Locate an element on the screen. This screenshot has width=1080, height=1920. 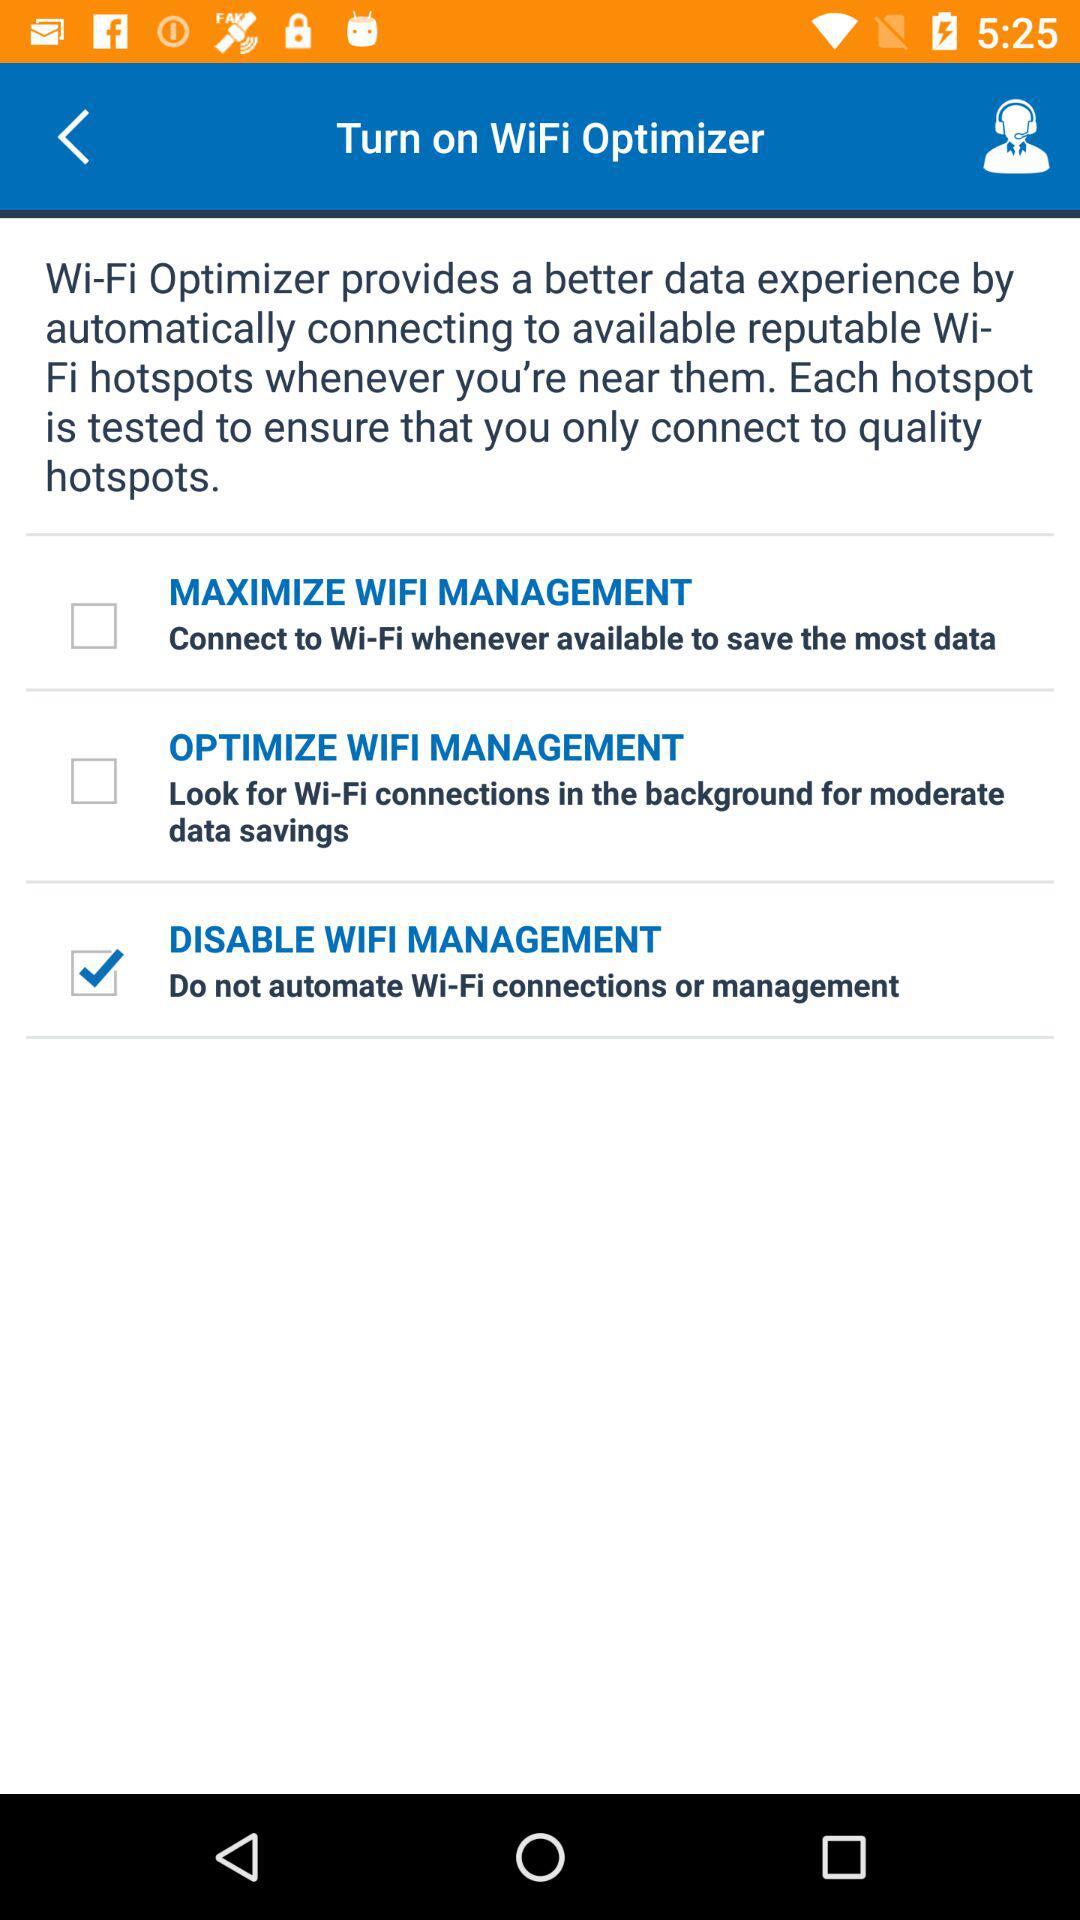
the icon next to turn on wifi item is located at coordinates (72, 135).